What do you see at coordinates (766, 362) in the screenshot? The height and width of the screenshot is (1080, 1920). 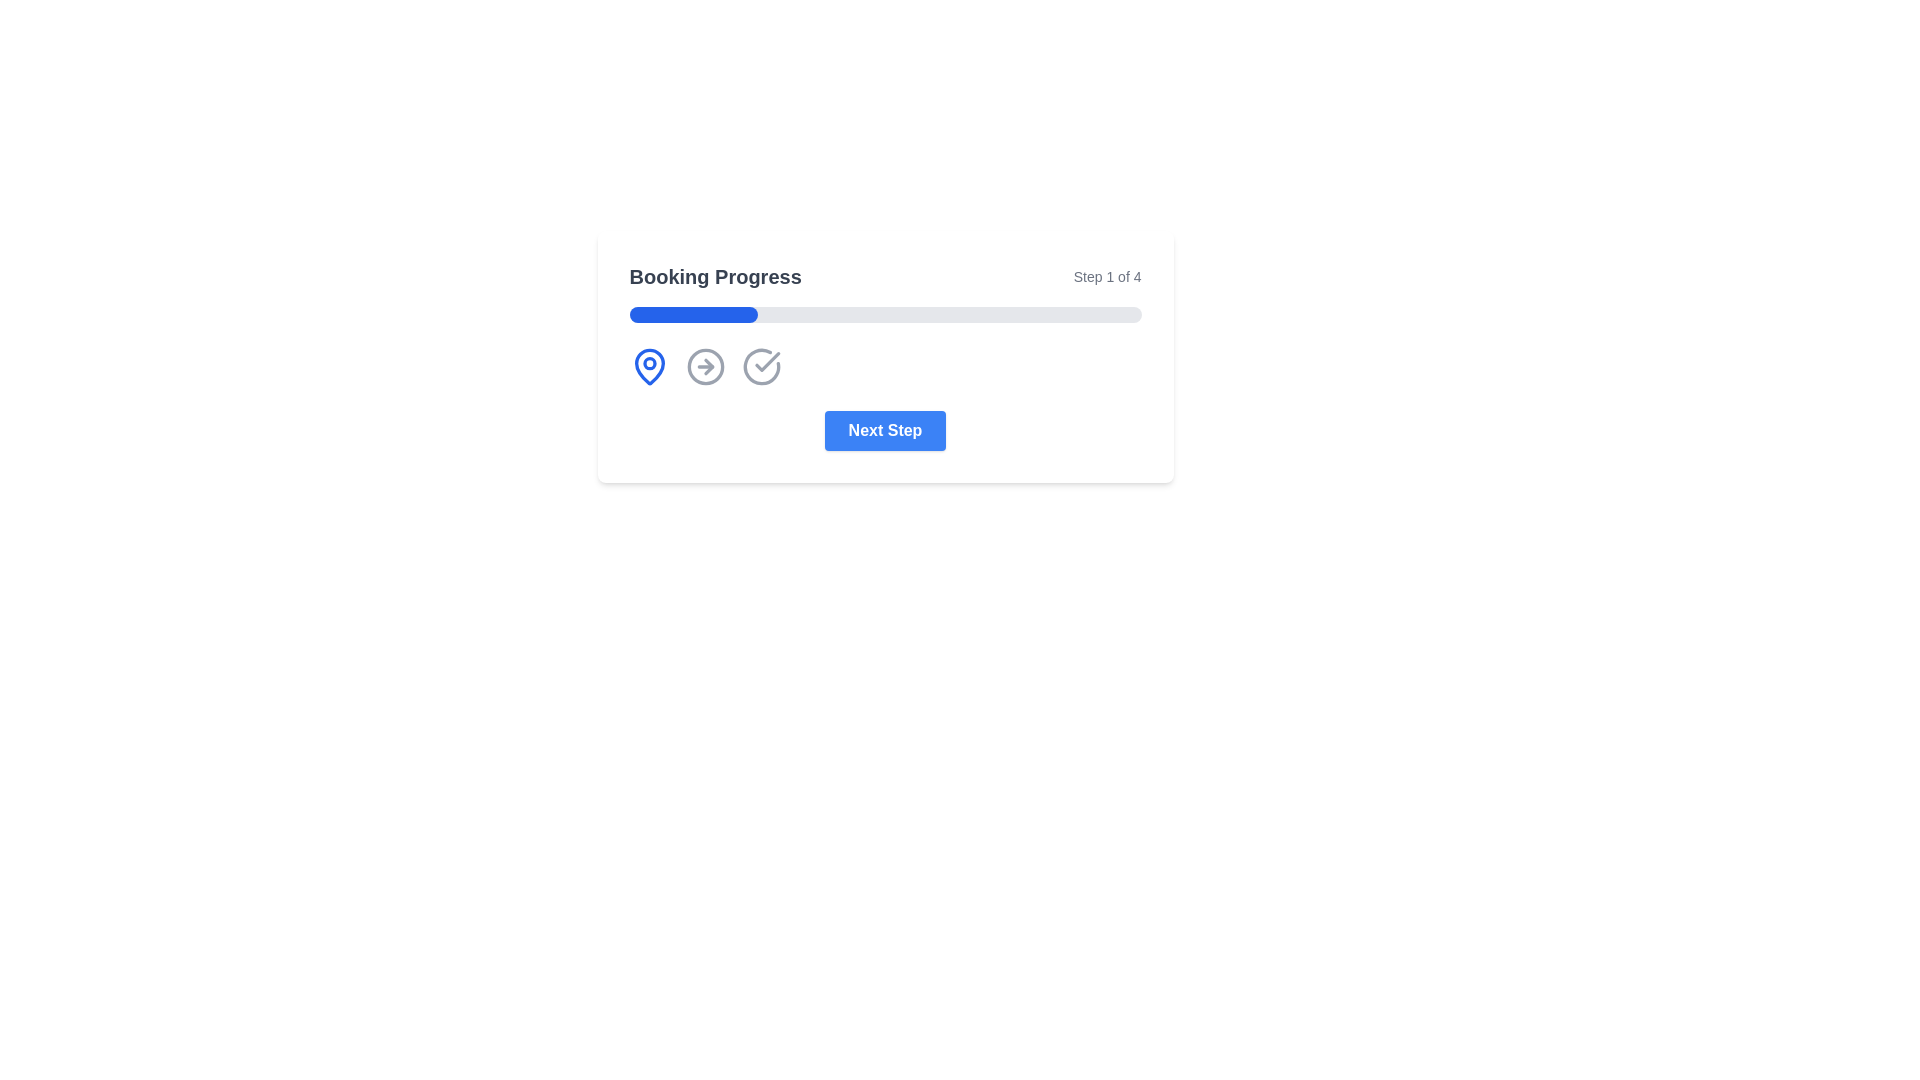 I see `check mark icon within the SVG component, which is styled with a gray color and is part of a circular icon located third from the left among a set of icons below a progress bar` at bounding box center [766, 362].